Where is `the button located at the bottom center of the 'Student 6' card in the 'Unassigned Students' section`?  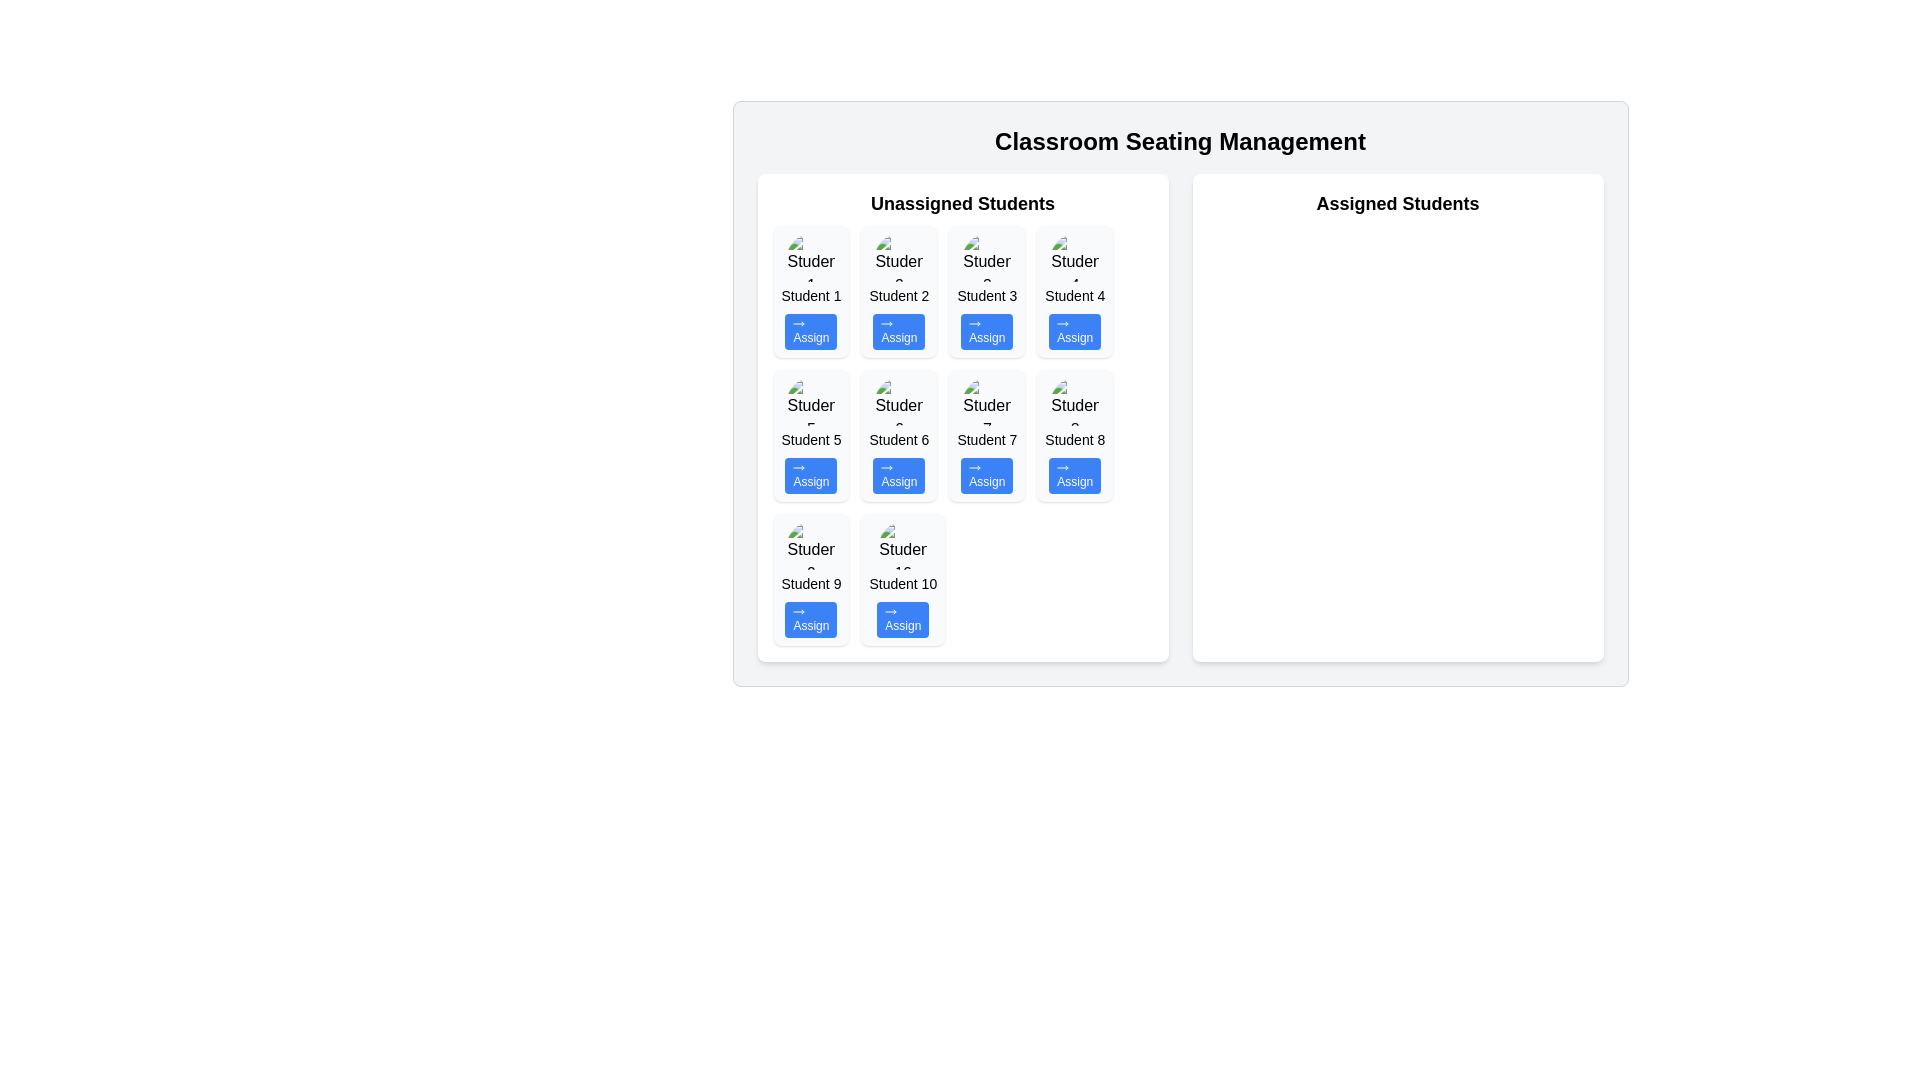
the button located at the bottom center of the 'Student 6' card in the 'Unassigned Students' section is located at coordinates (898, 475).